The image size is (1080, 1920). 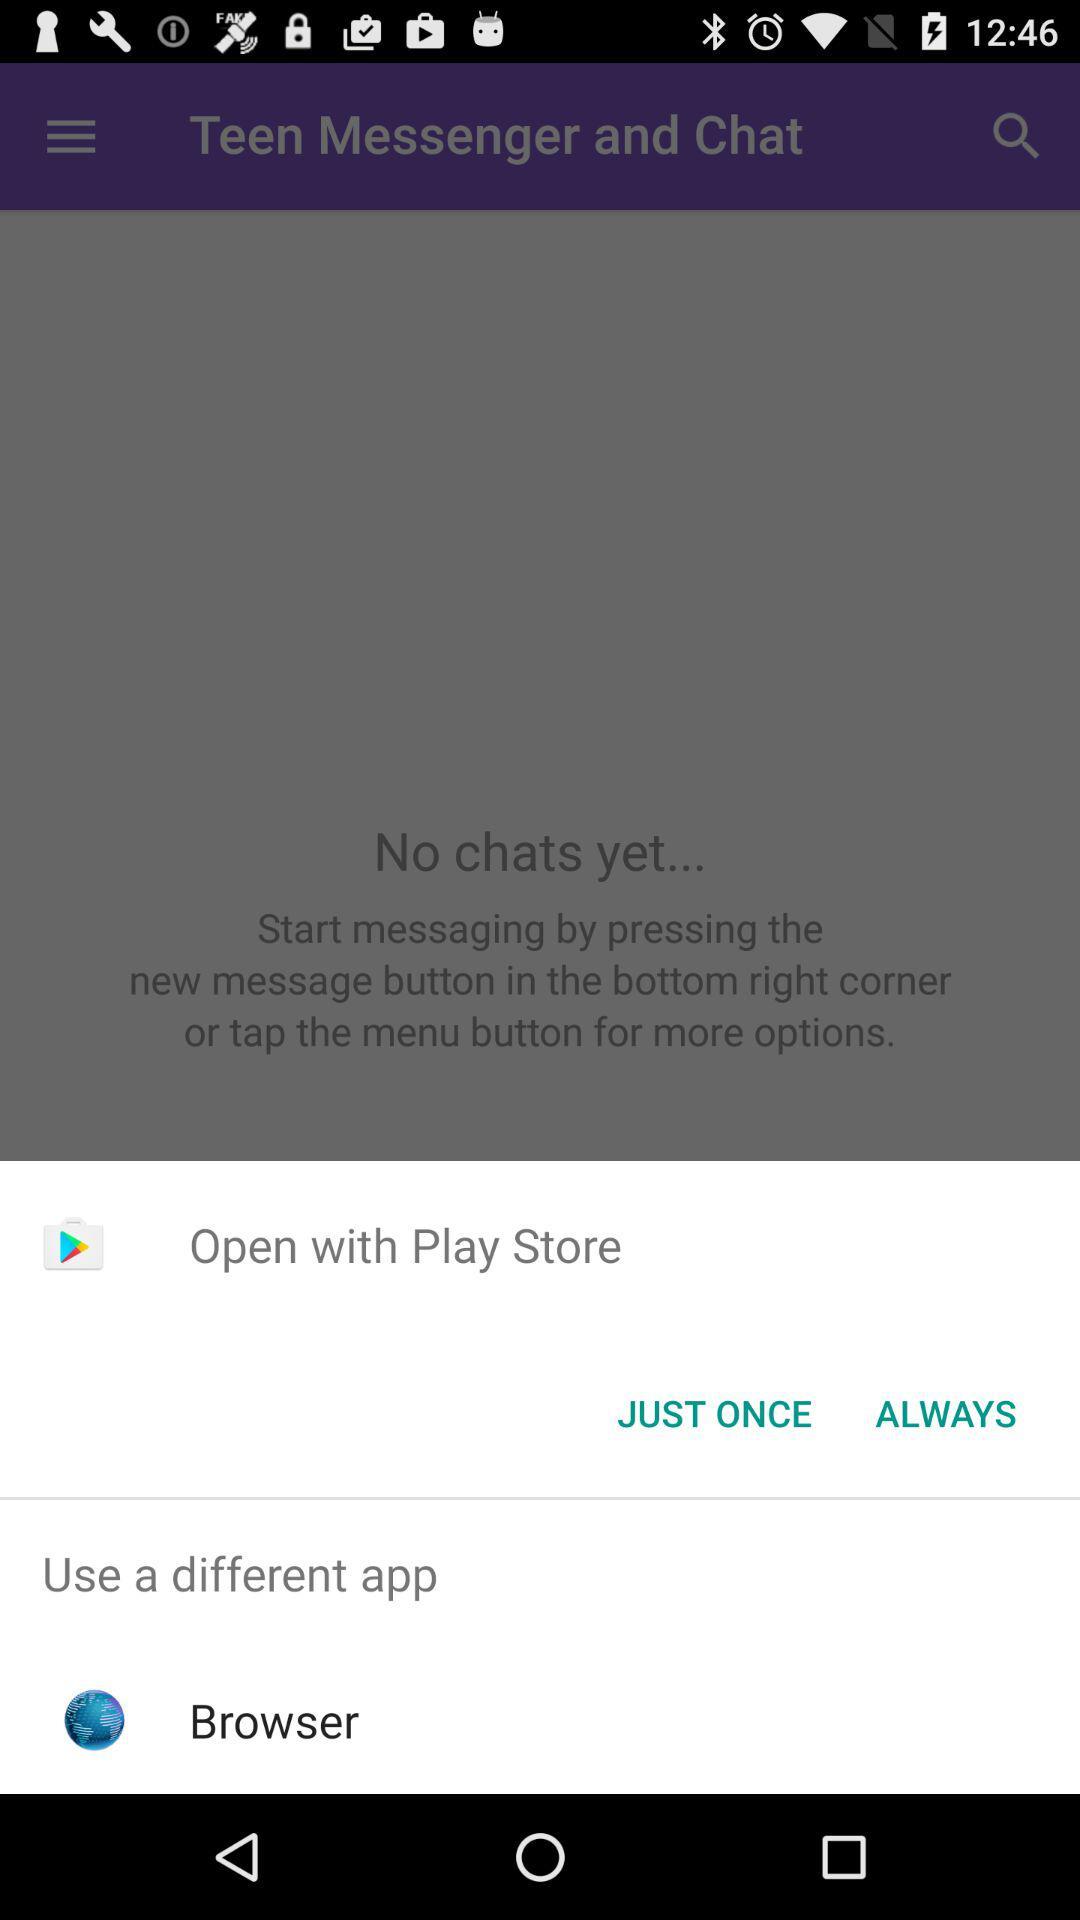 What do you see at coordinates (945, 1411) in the screenshot?
I see `item next to just once button` at bounding box center [945, 1411].